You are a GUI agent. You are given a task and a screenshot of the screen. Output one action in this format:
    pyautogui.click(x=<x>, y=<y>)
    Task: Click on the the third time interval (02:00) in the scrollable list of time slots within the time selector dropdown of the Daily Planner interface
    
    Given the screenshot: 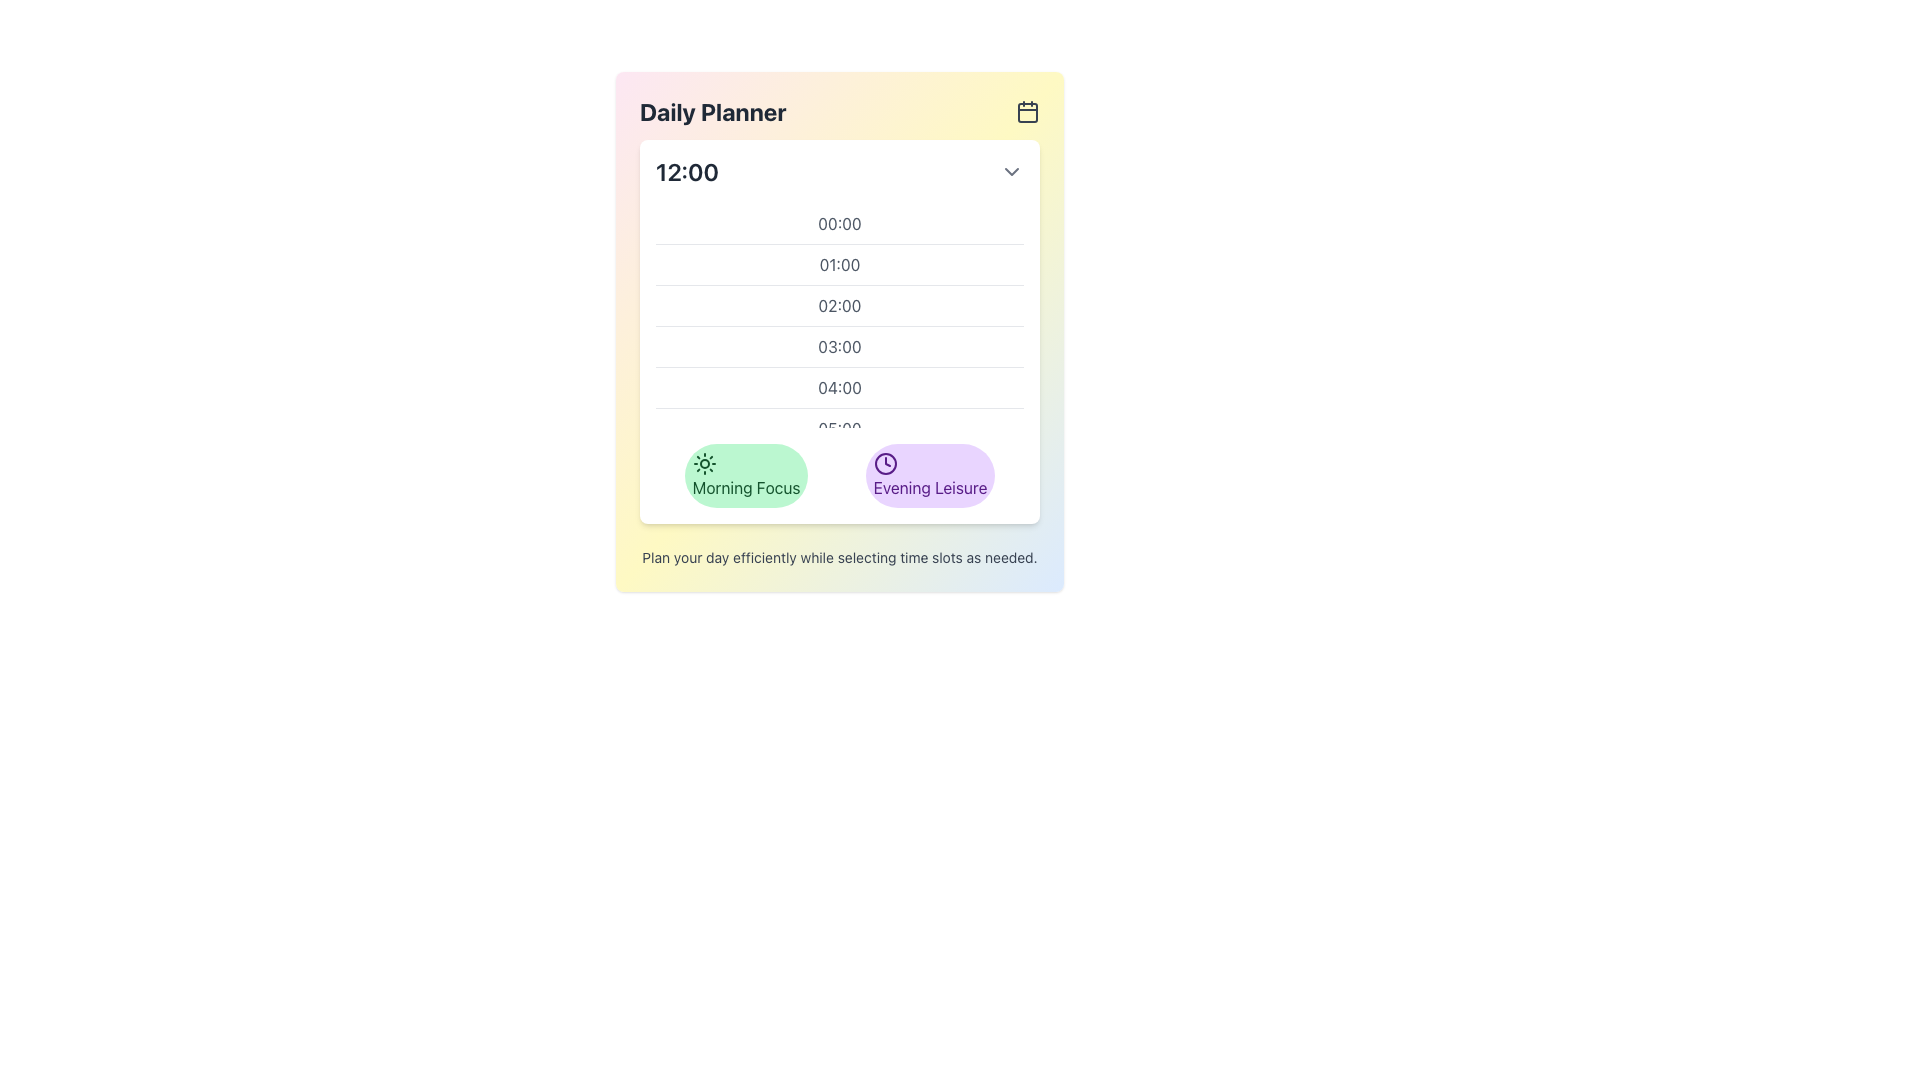 What is the action you would take?
    pyautogui.click(x=840, y=315)
    